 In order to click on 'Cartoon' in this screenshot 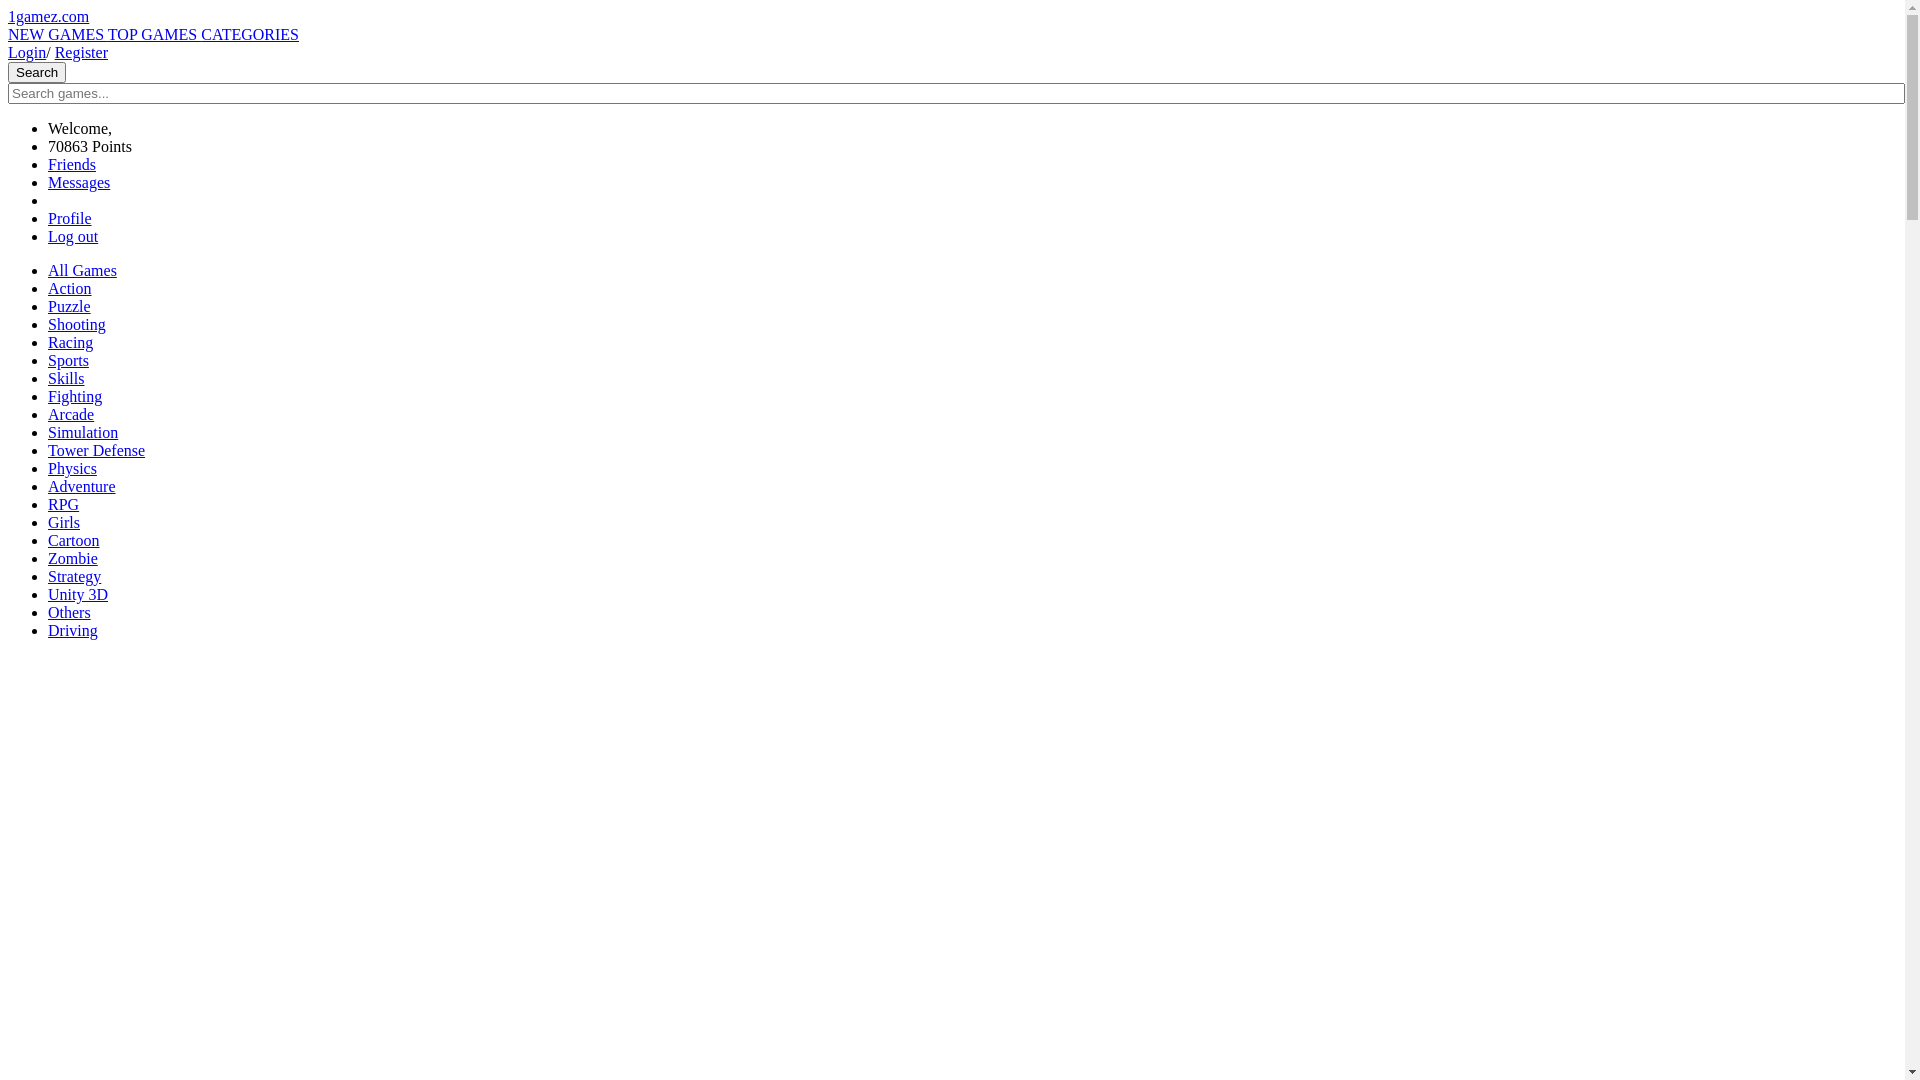, I will do `click(73, 540)`.